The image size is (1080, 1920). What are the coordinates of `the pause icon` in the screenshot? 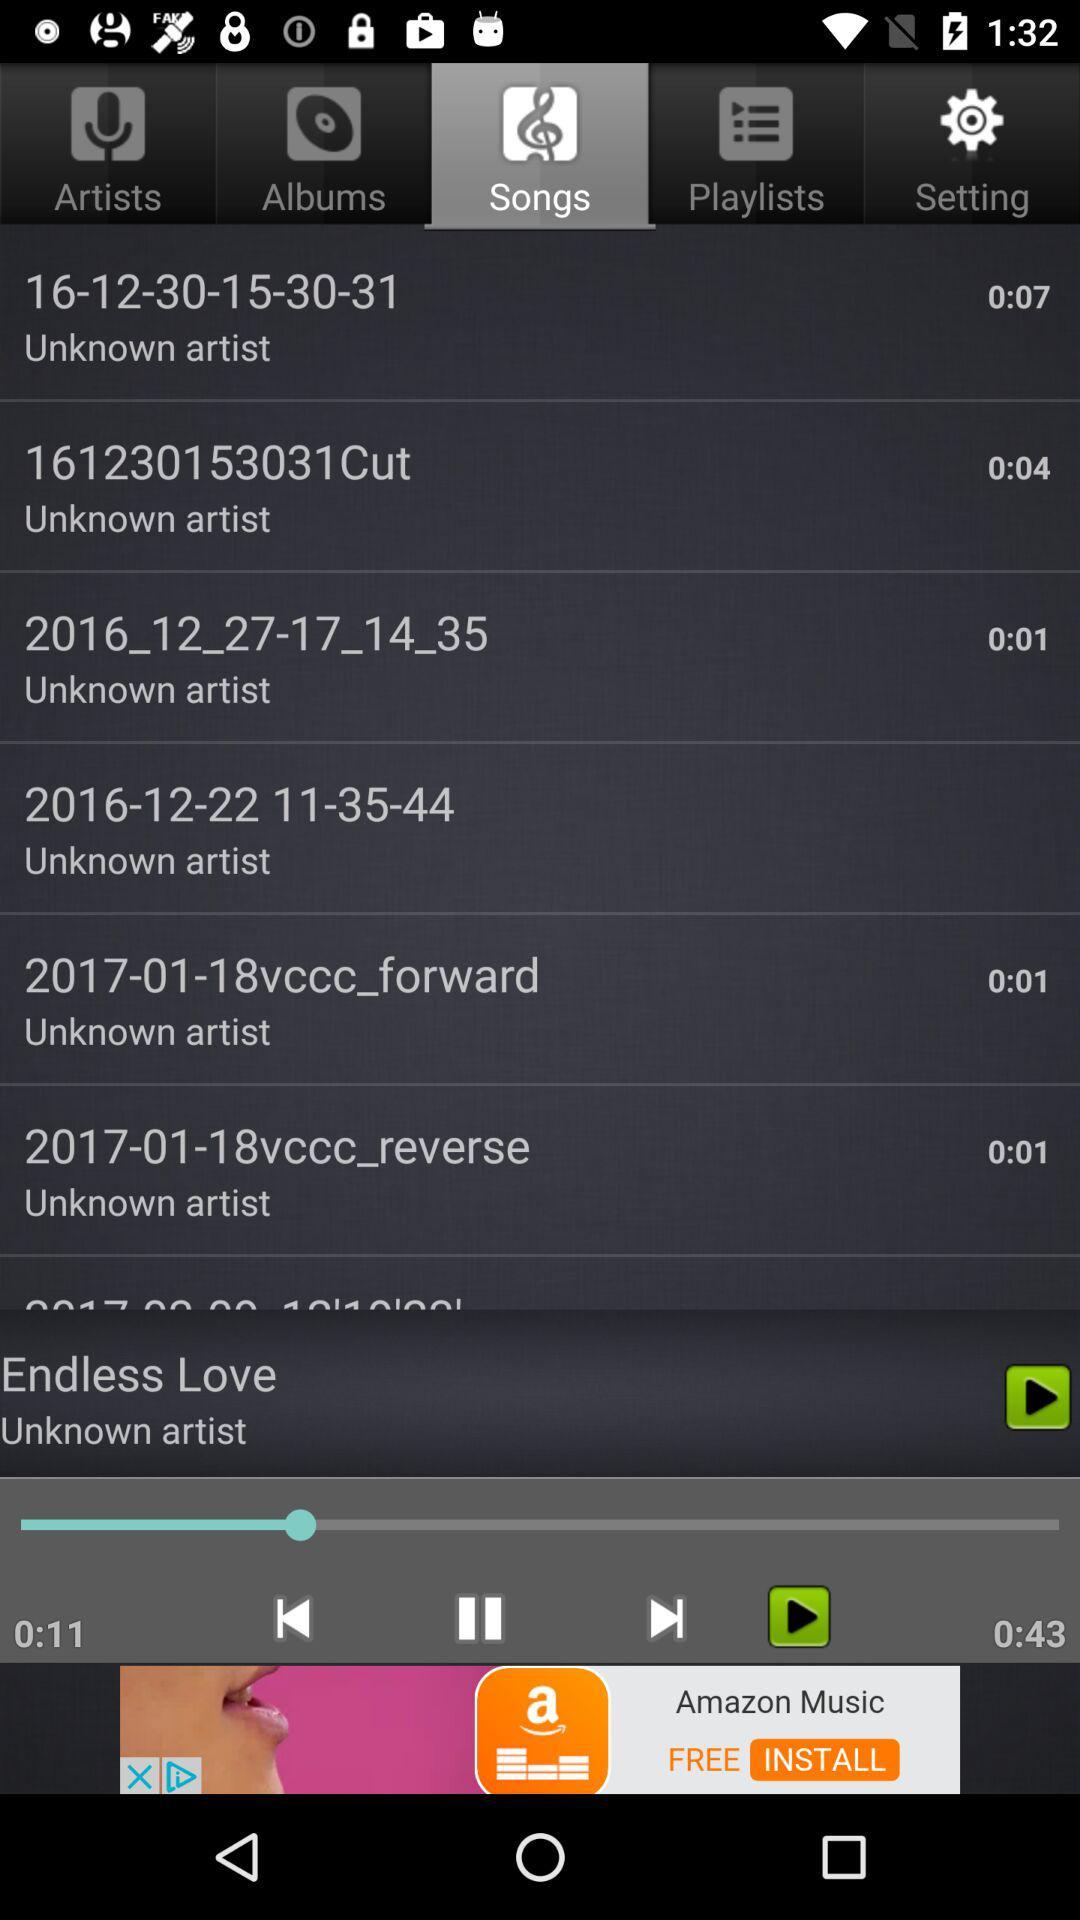 It's located at (479, 1618).